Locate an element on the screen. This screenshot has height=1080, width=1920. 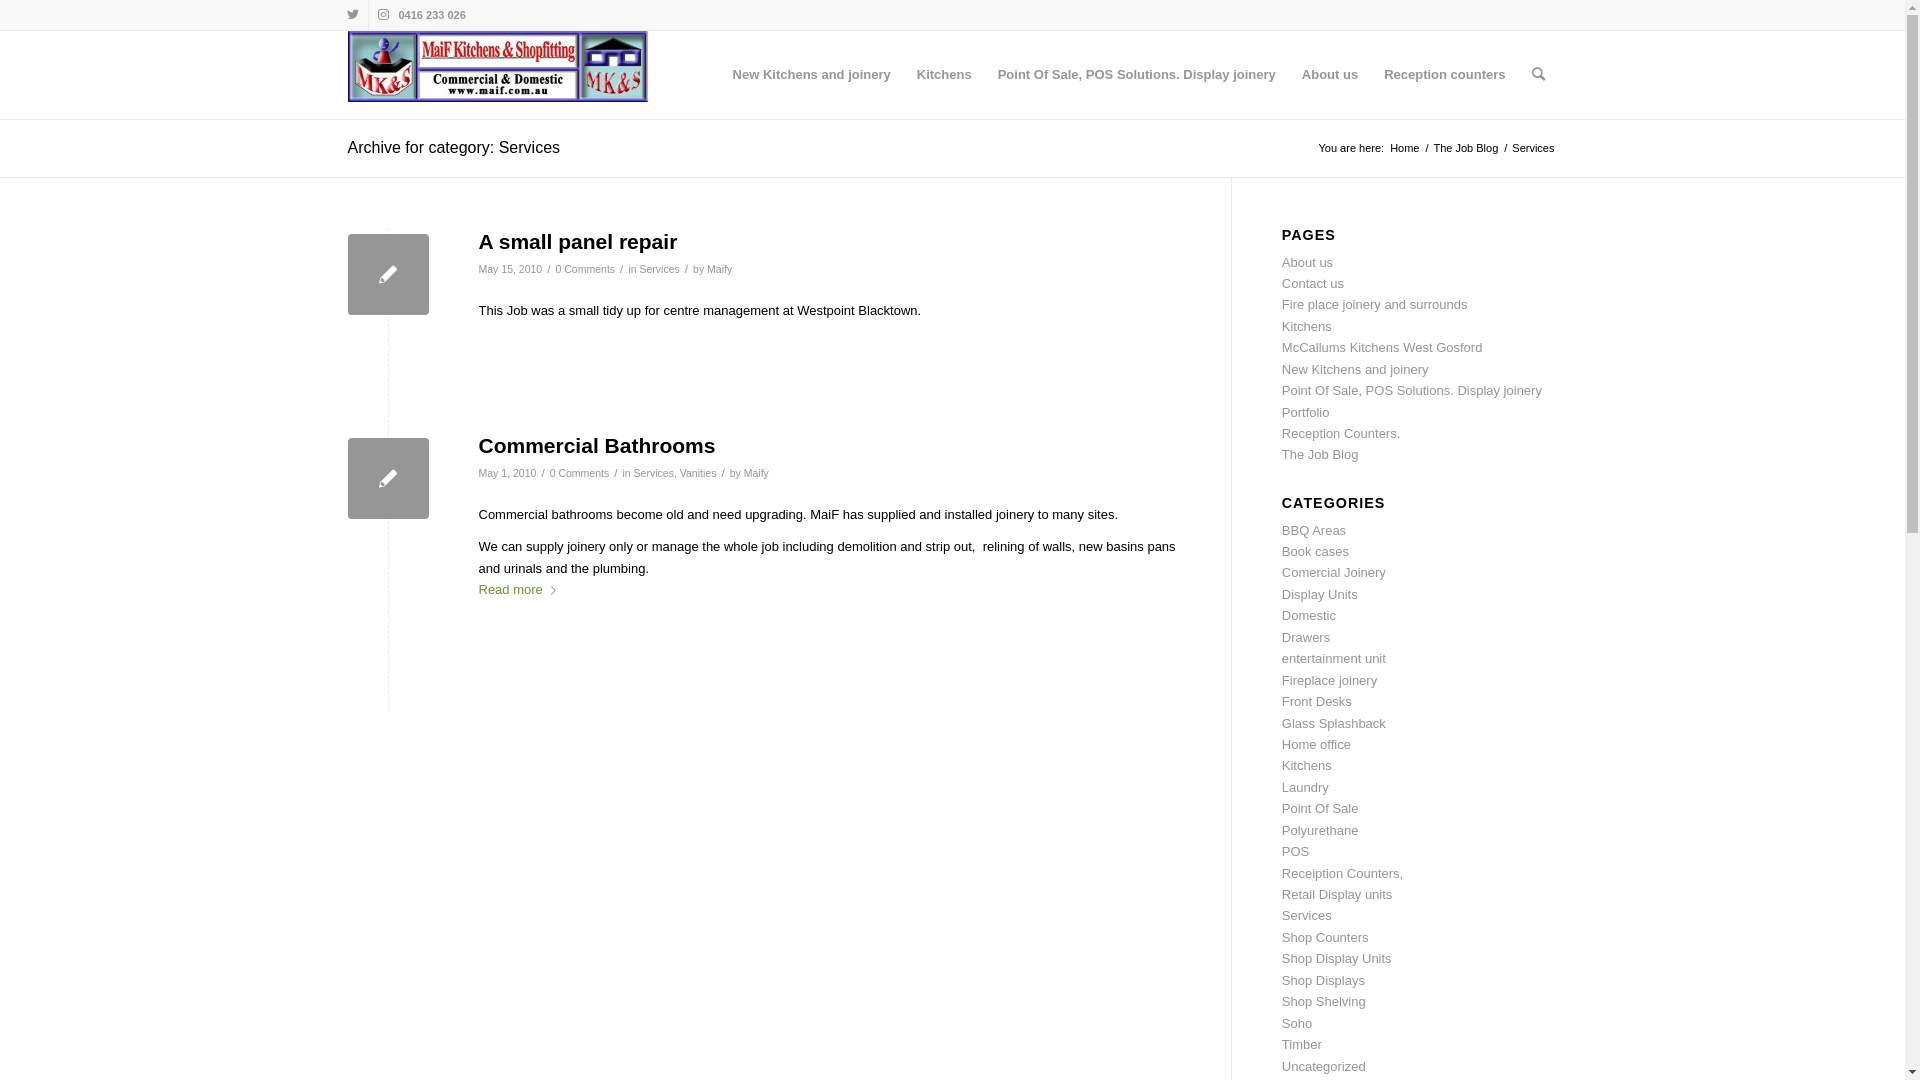
'BBQ Areas' is located at coordinates (1281, 529).